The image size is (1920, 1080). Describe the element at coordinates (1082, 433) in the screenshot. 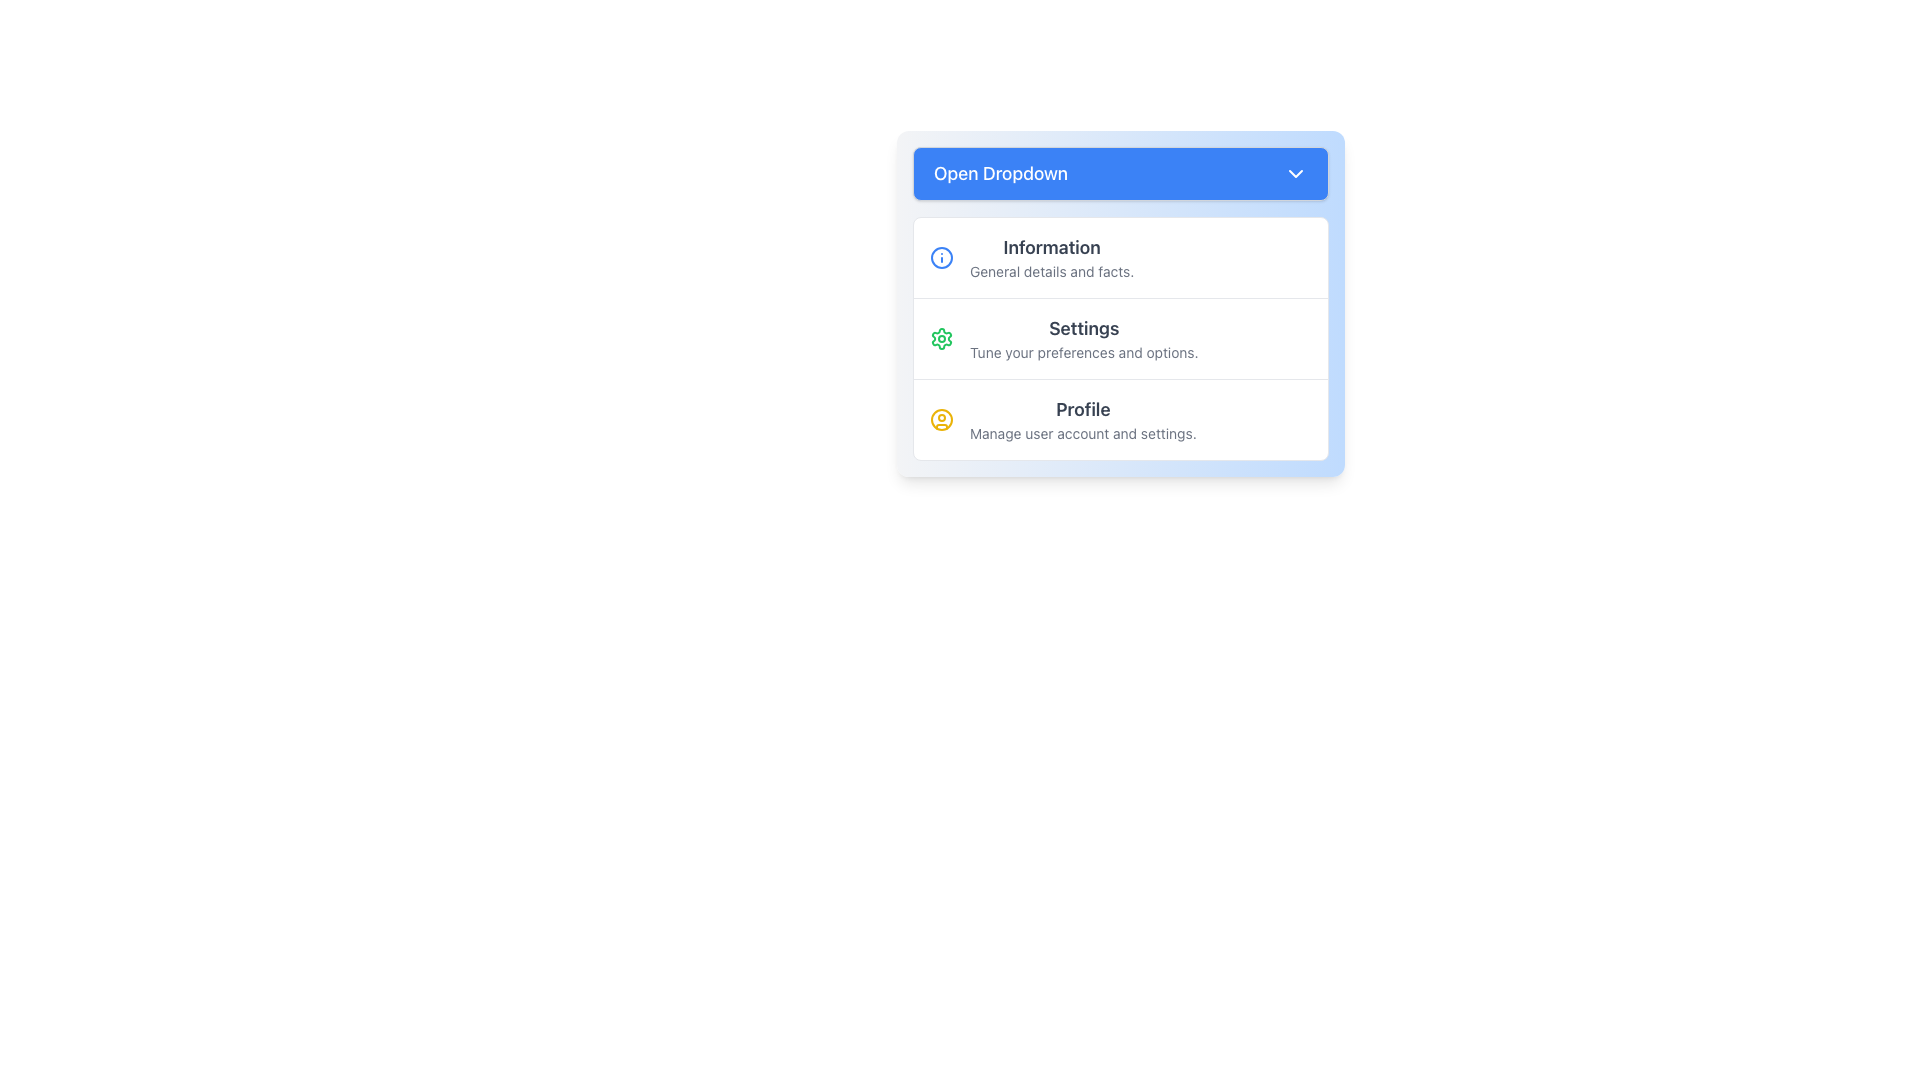

I see `the informational text that provides guidance about the 'Profile' section, located directly below the 'Profile' heading in the dropdown` at that location.